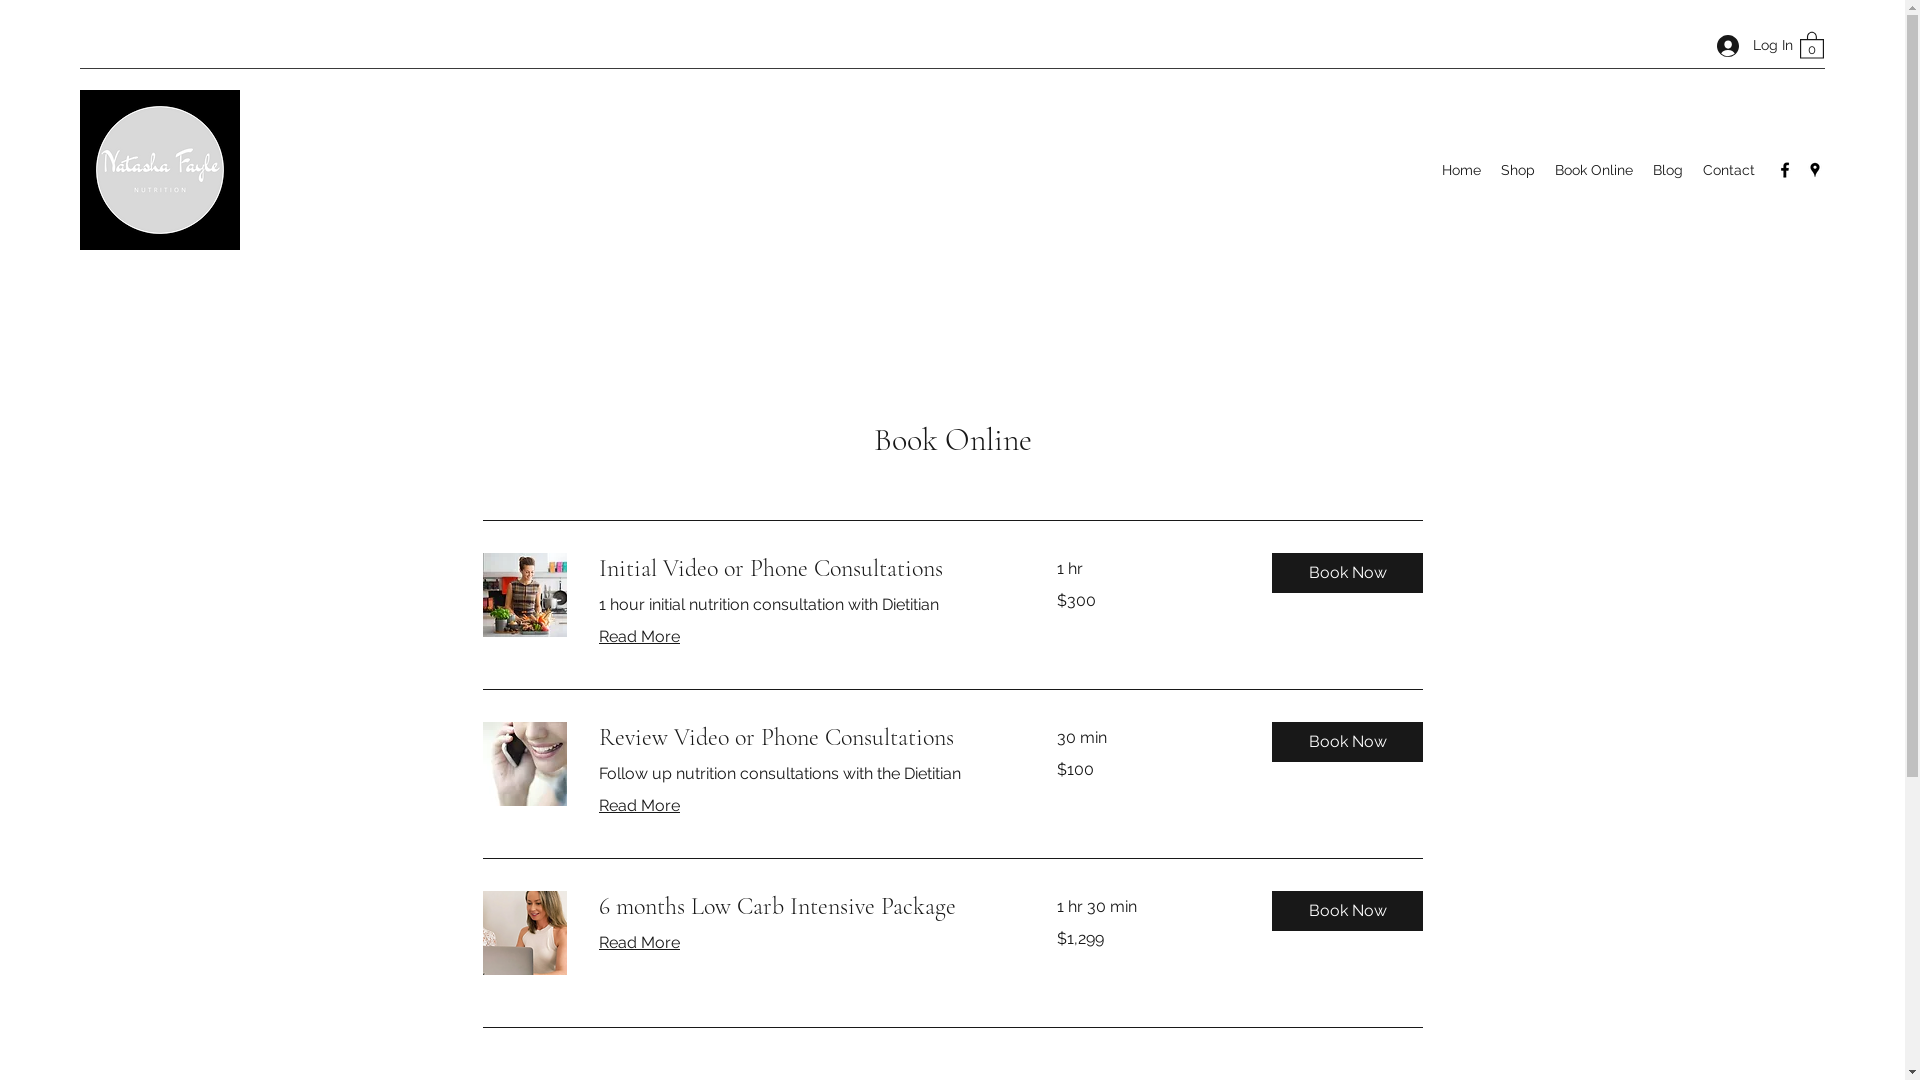 Image resolution: width=1920 pixels, height=1080 pixels. Describe the element at coordinates (637, 636) in the screenshot. I see `'Read More'` at that location.